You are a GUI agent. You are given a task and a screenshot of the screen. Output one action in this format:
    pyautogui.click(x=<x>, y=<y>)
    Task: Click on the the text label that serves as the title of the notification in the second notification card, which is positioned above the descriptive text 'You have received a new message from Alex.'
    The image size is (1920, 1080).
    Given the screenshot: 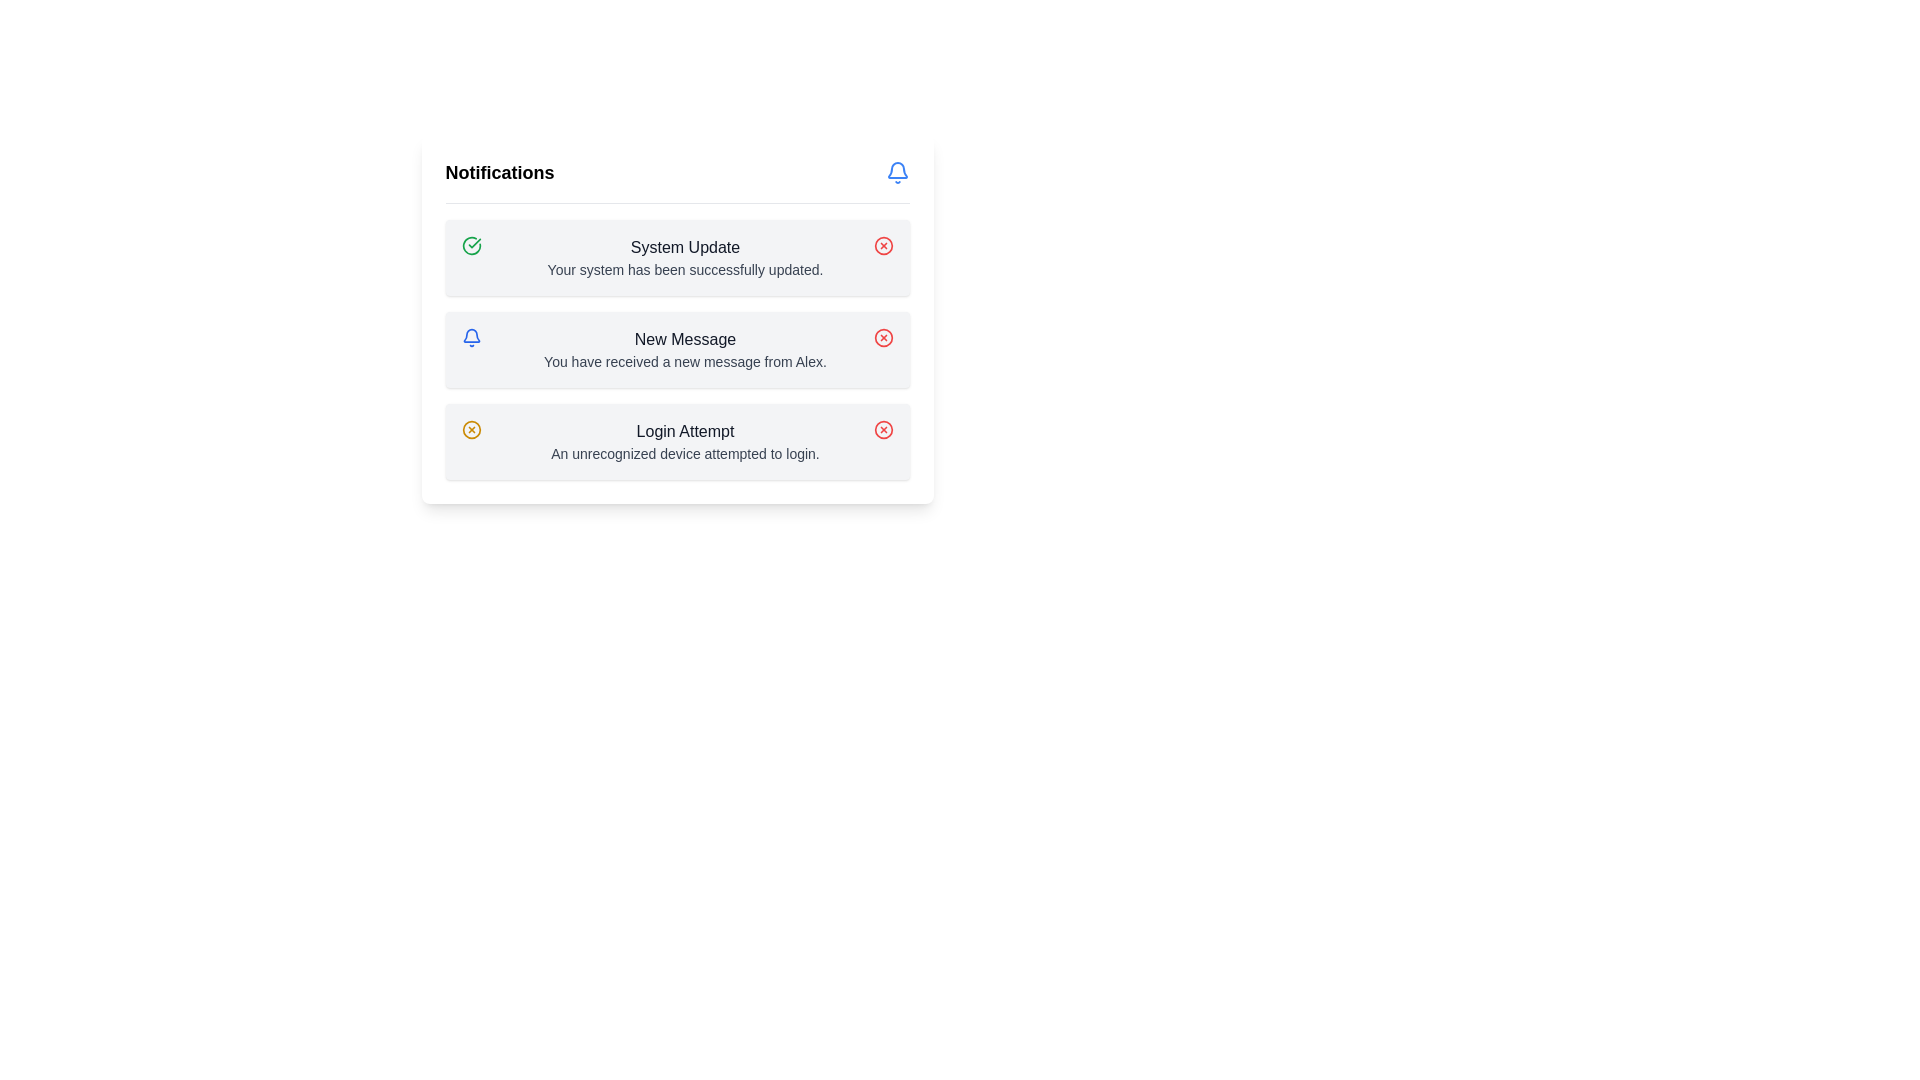 What is the action you would take?
    pyautogui.click(x=685, y=338)
    